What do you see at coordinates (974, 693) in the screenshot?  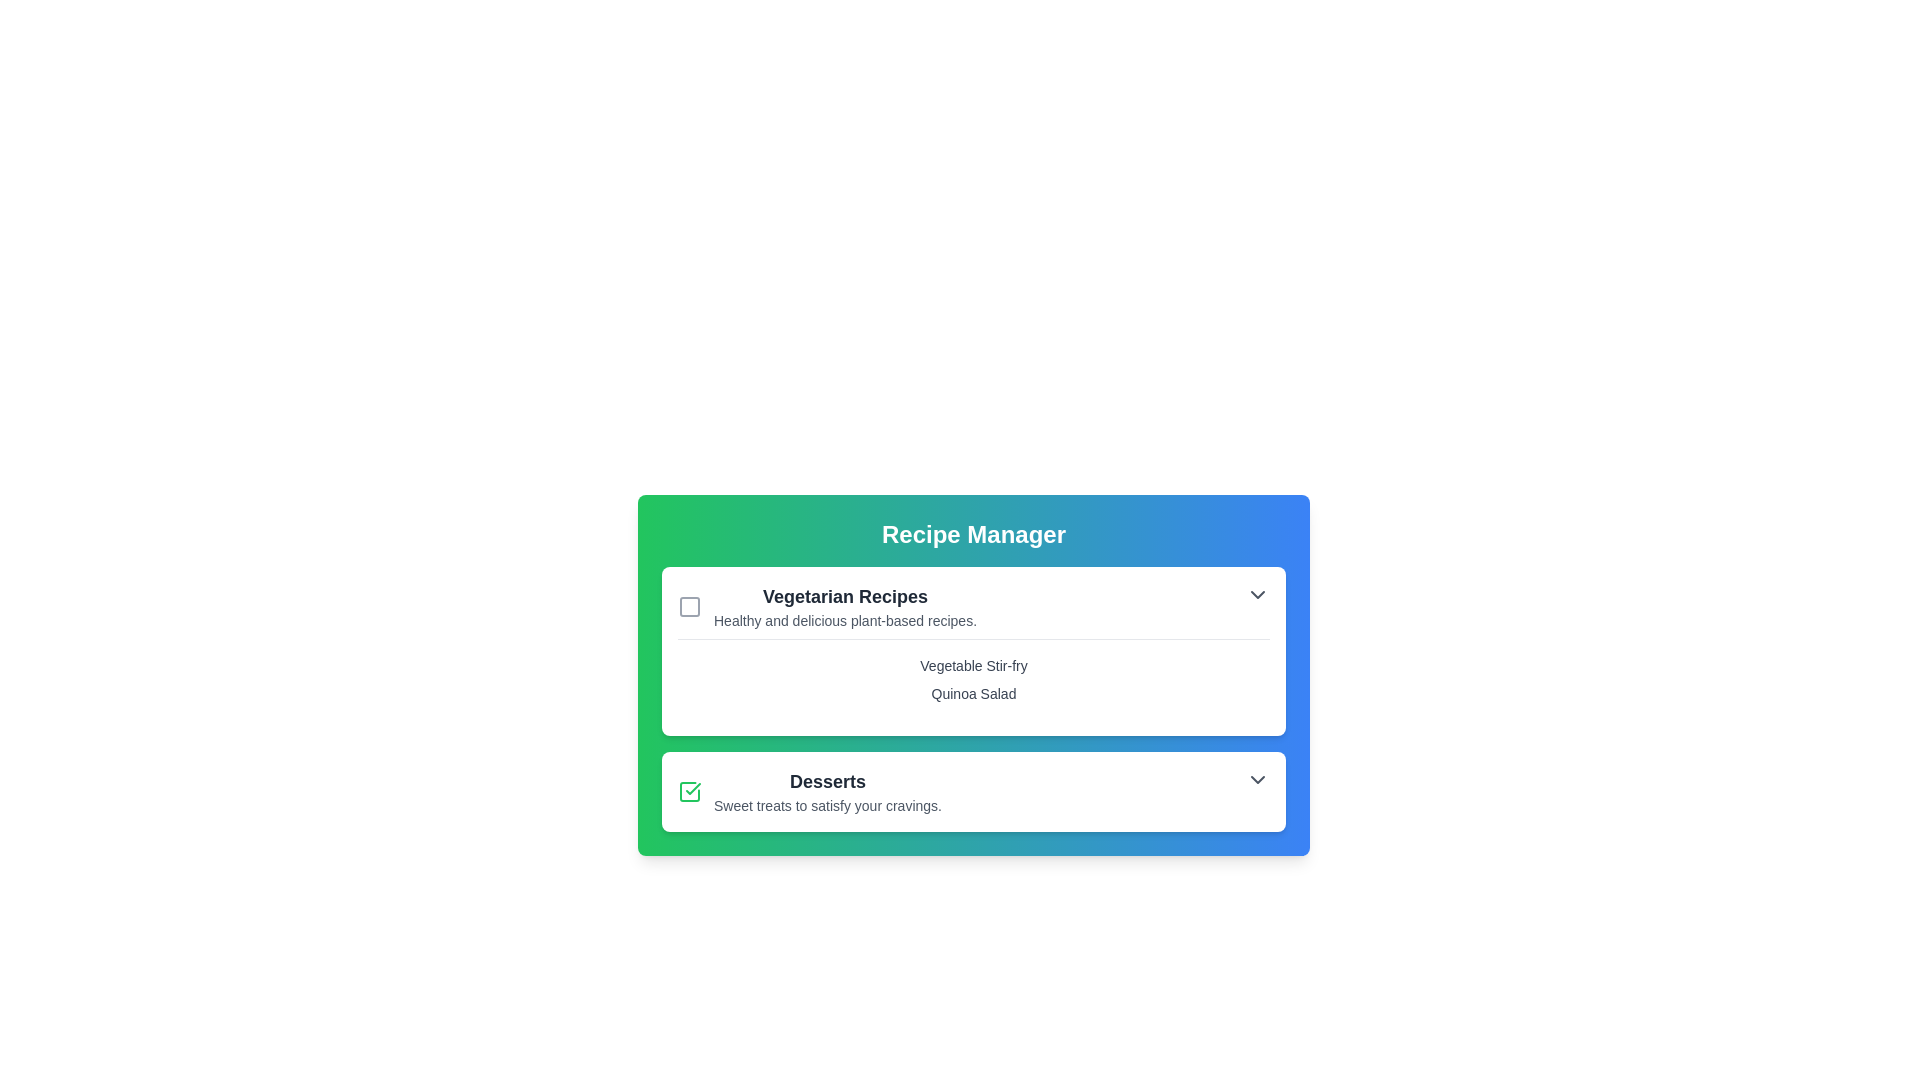 I see `the static text label displaying 'Quinoa Salad' in a medium-sized, gray-colored font, located in the 'Vegetarian Recipes' section of the Recipe Manager interface` at bounding box center [974, 693].